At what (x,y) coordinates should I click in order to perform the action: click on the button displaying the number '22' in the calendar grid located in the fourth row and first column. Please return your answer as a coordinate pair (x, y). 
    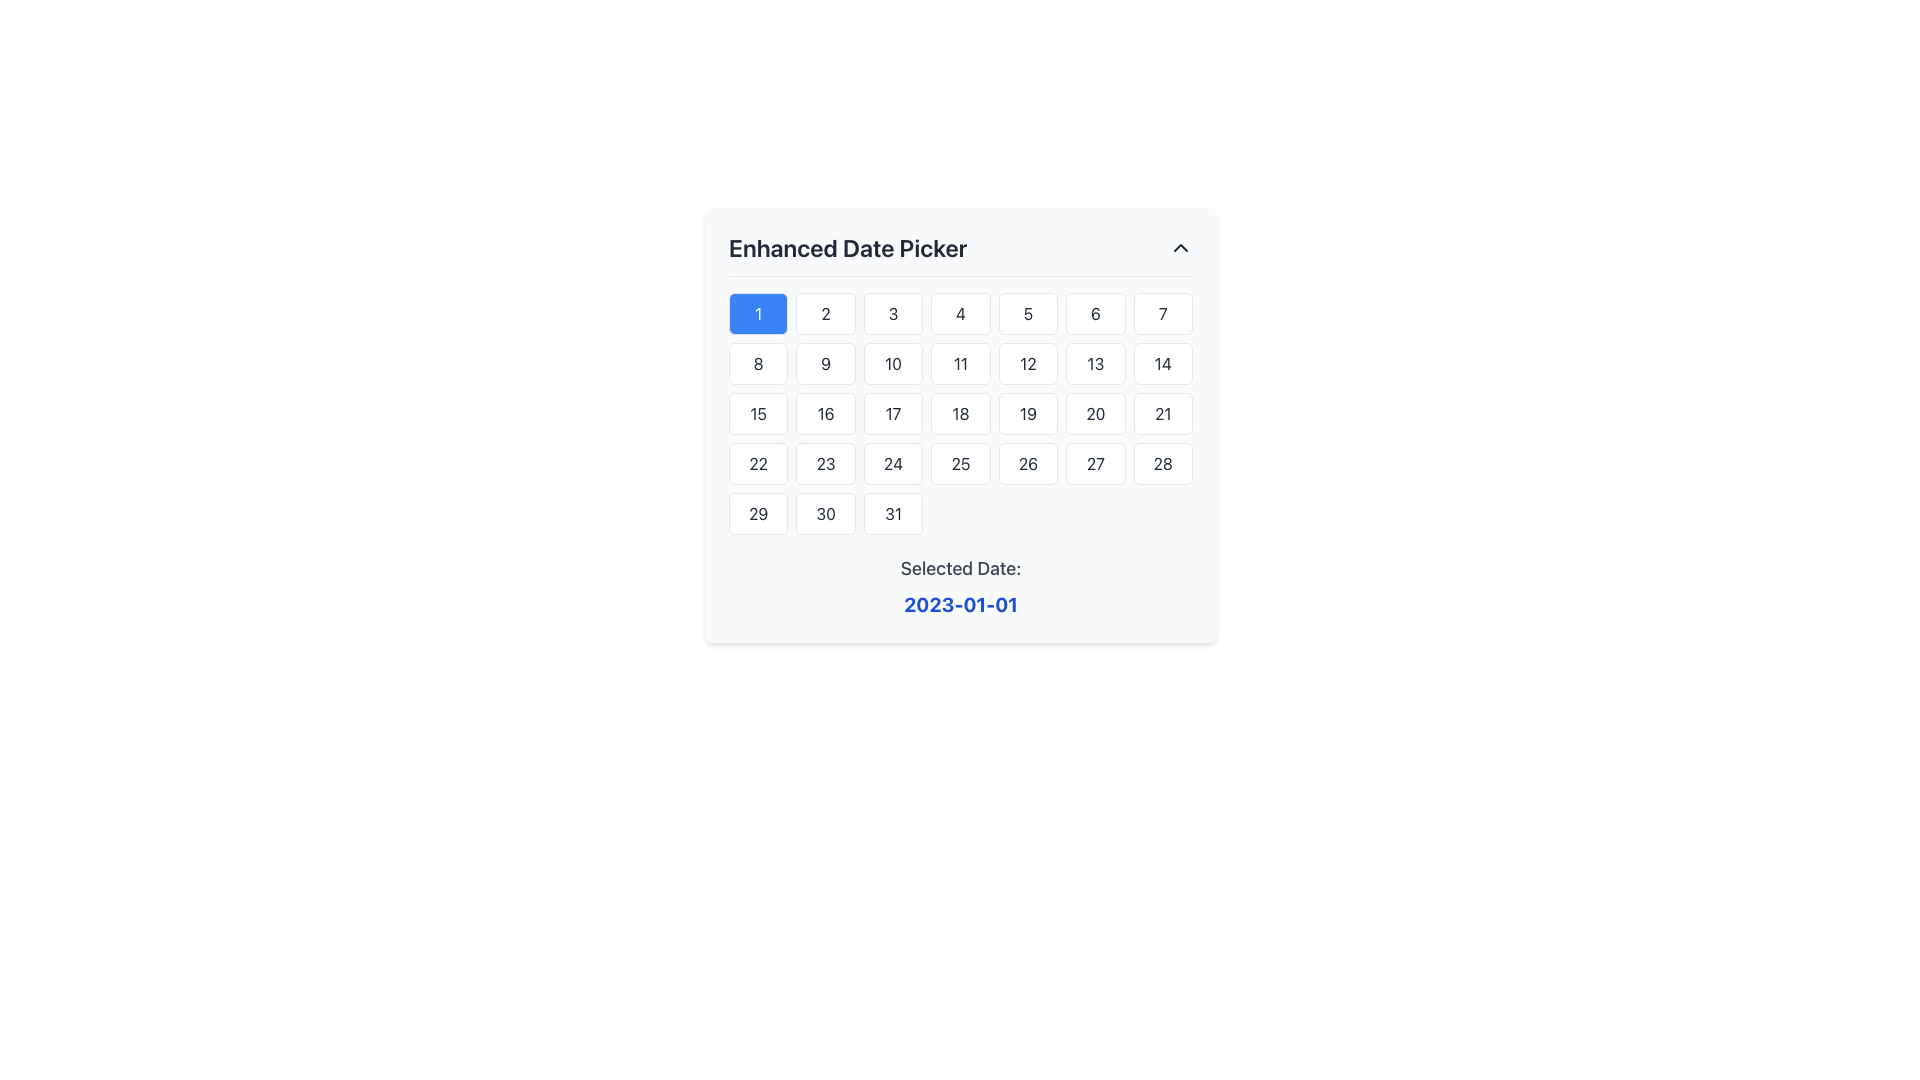
    Looking at the image, I should click on (757, 463).